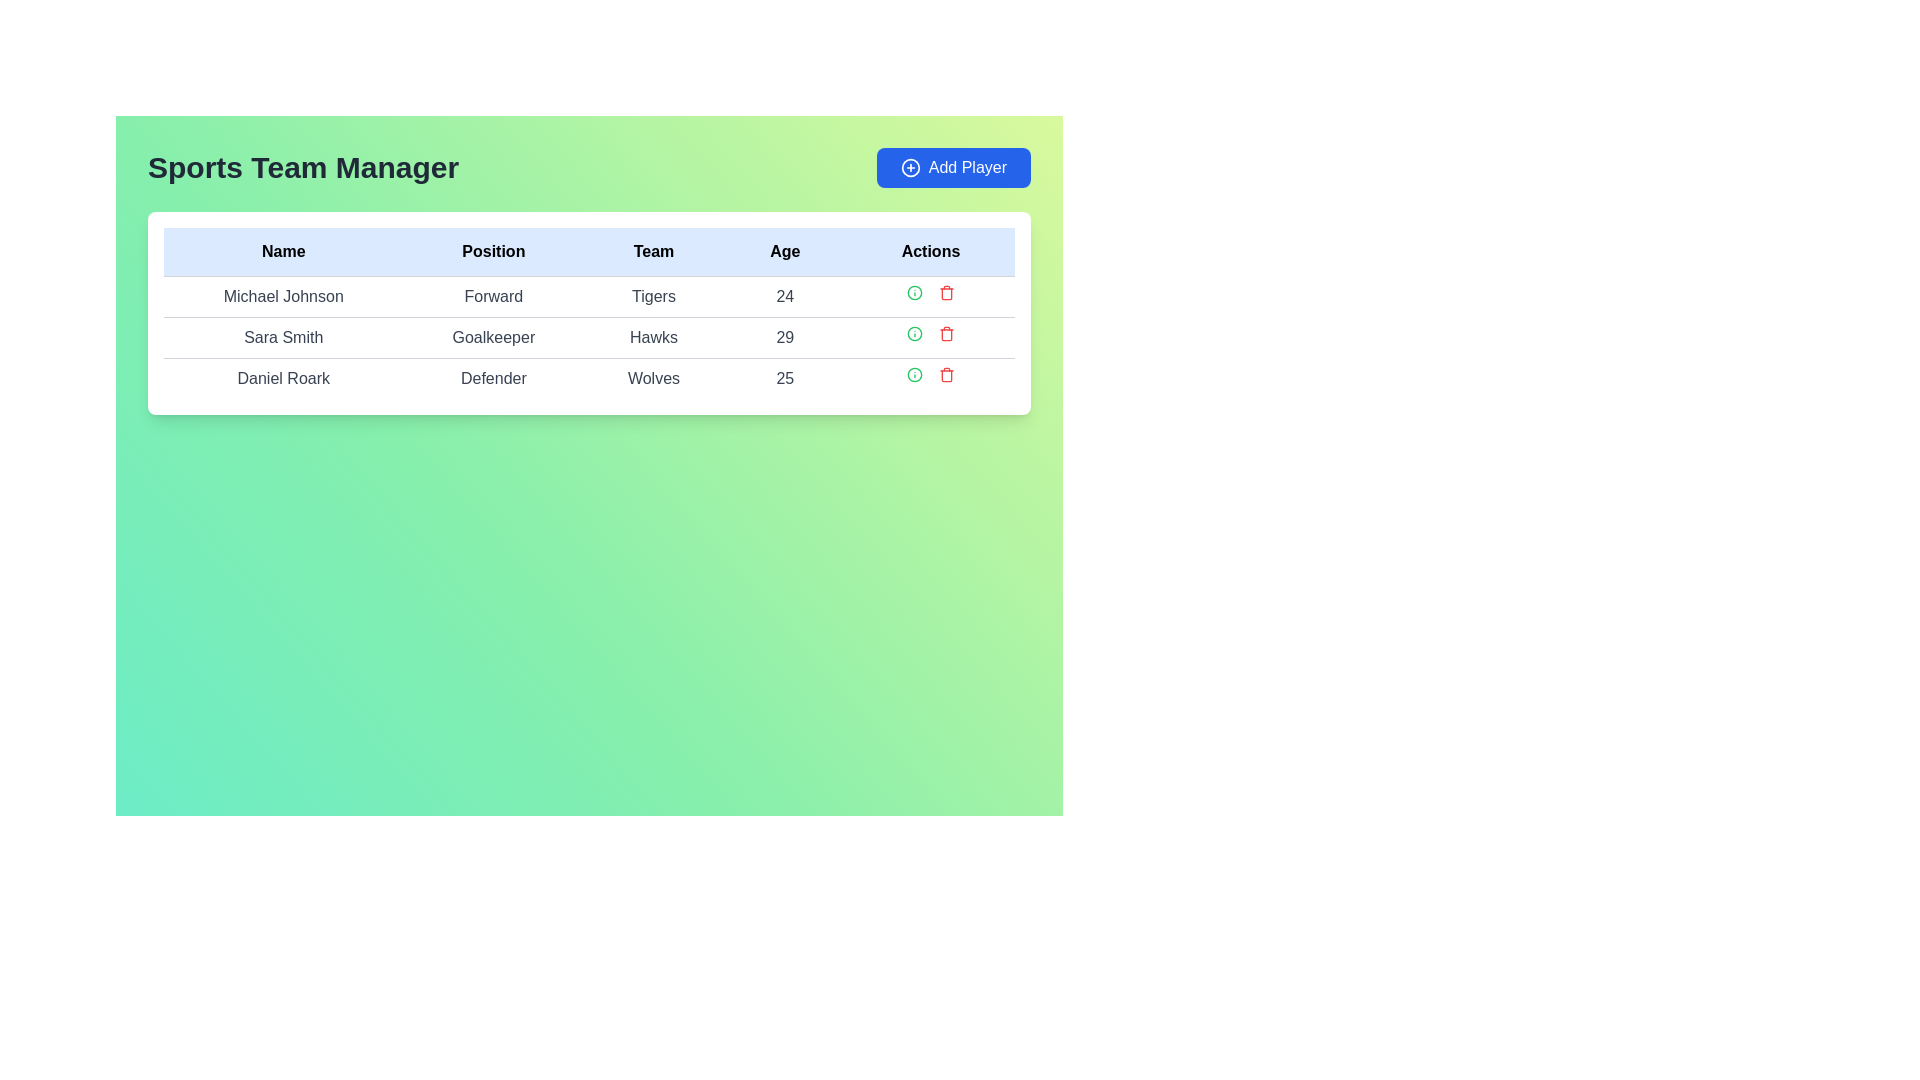  I want to click on the trash can icon located in the last row under the 'Actions' column of the team management table, so click(945, 376).